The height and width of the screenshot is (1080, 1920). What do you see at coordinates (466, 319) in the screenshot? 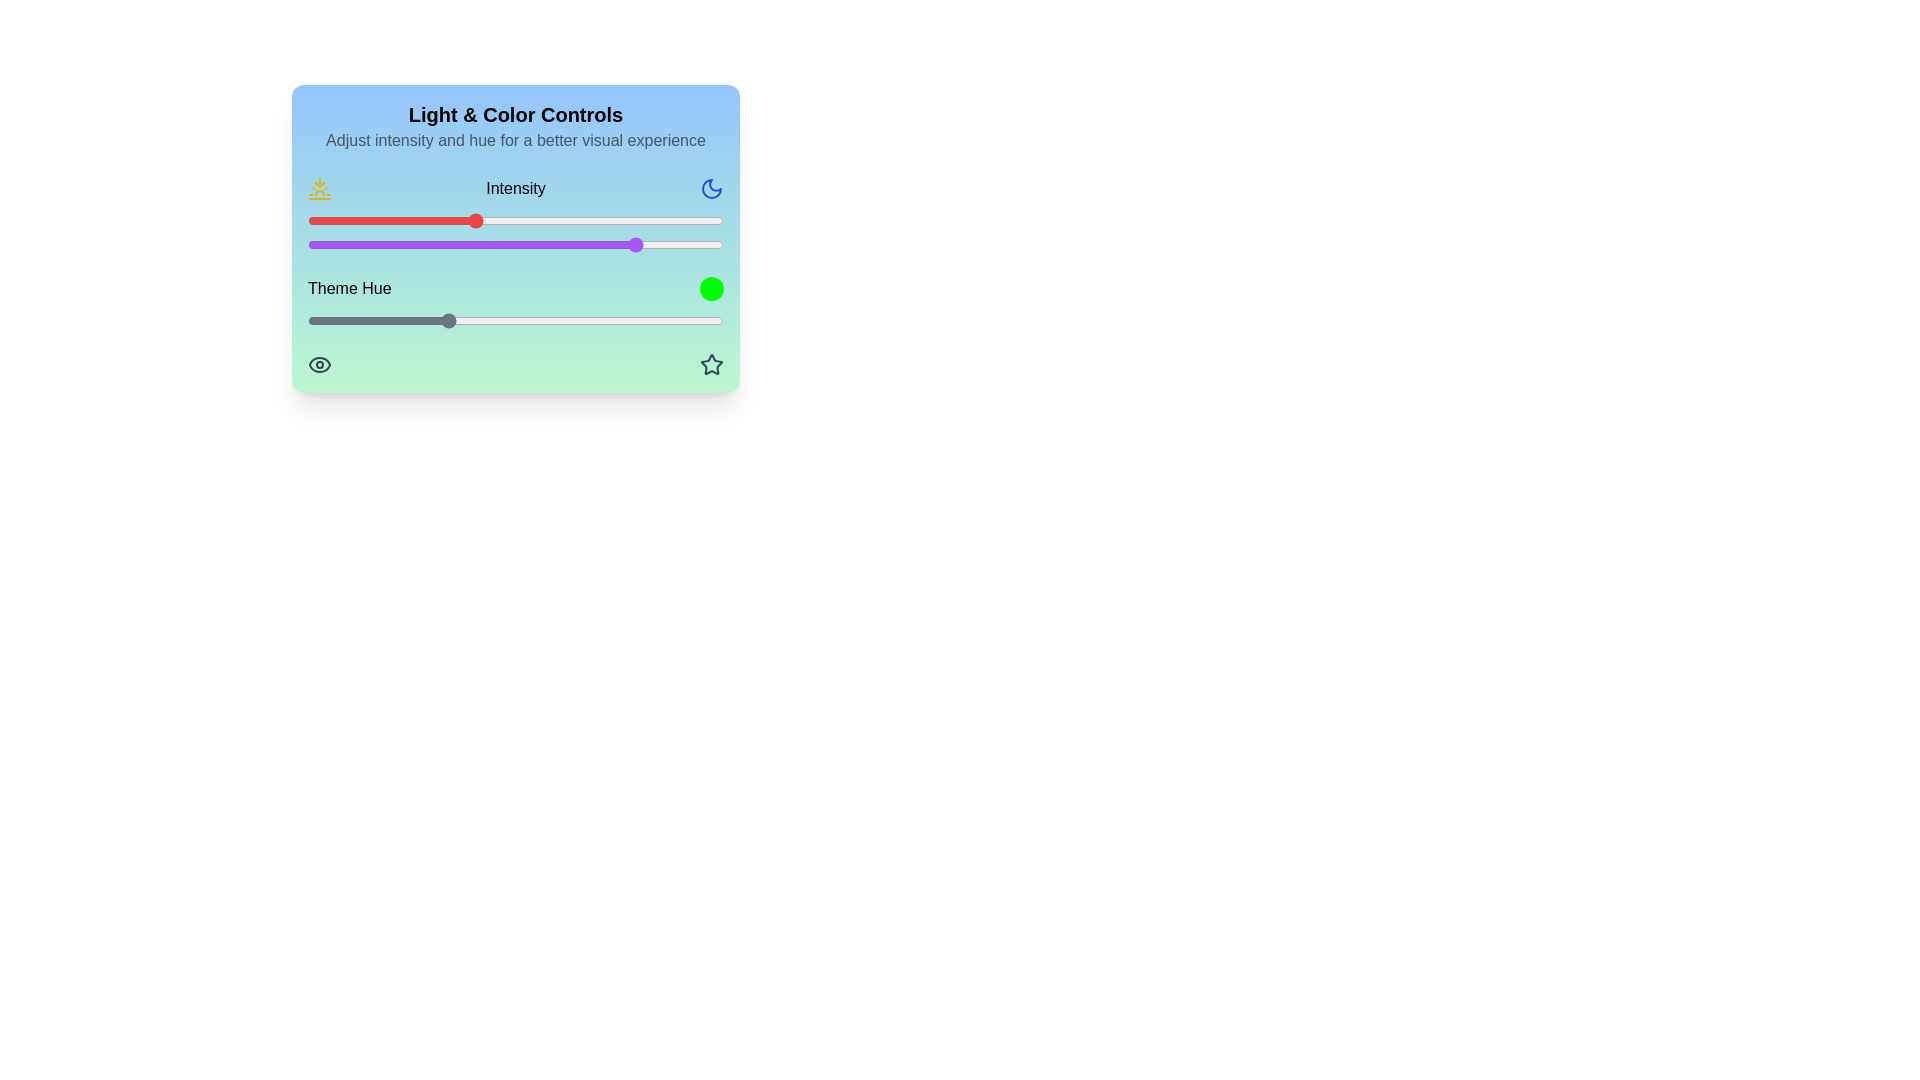
I see `the theme hue` at bounding box center [466, 319].